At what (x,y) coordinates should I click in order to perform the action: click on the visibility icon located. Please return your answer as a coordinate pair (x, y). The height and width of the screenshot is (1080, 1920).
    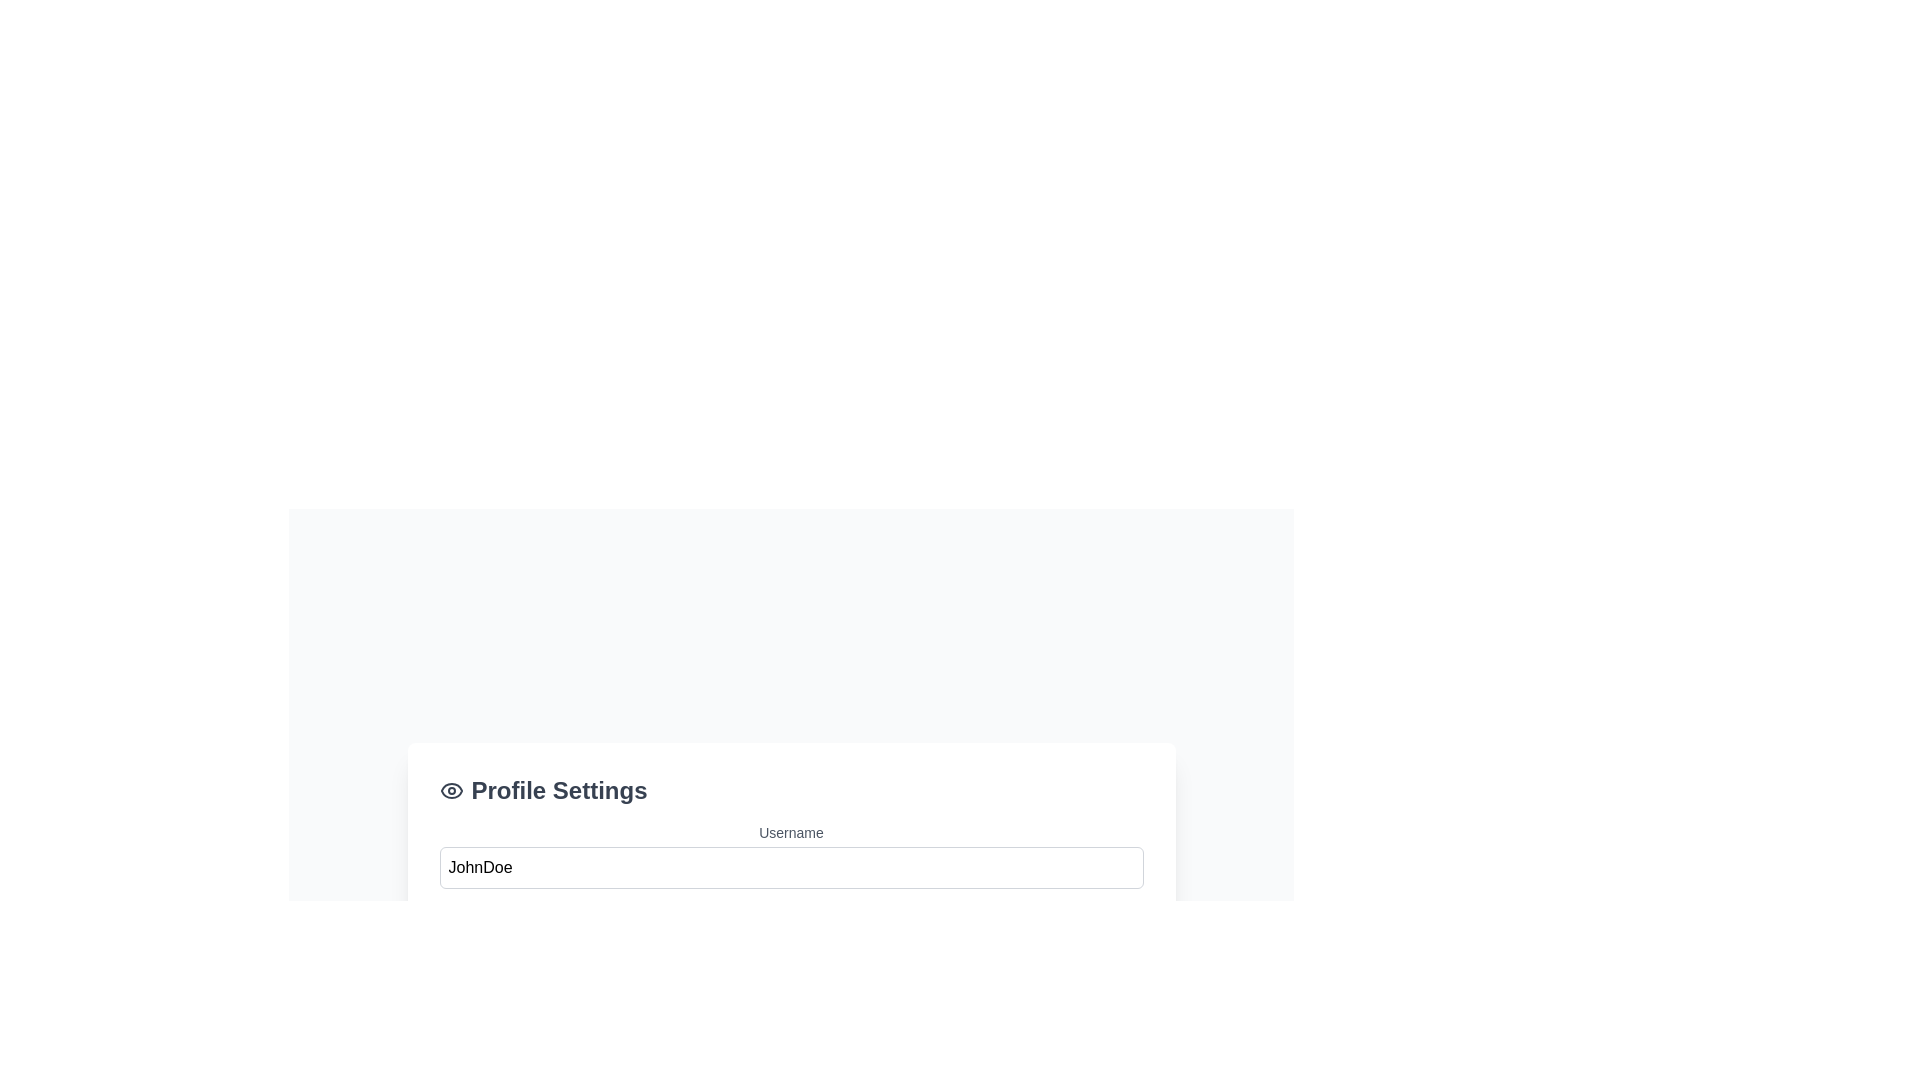
    Looking at the image, I should click on (450, 789).